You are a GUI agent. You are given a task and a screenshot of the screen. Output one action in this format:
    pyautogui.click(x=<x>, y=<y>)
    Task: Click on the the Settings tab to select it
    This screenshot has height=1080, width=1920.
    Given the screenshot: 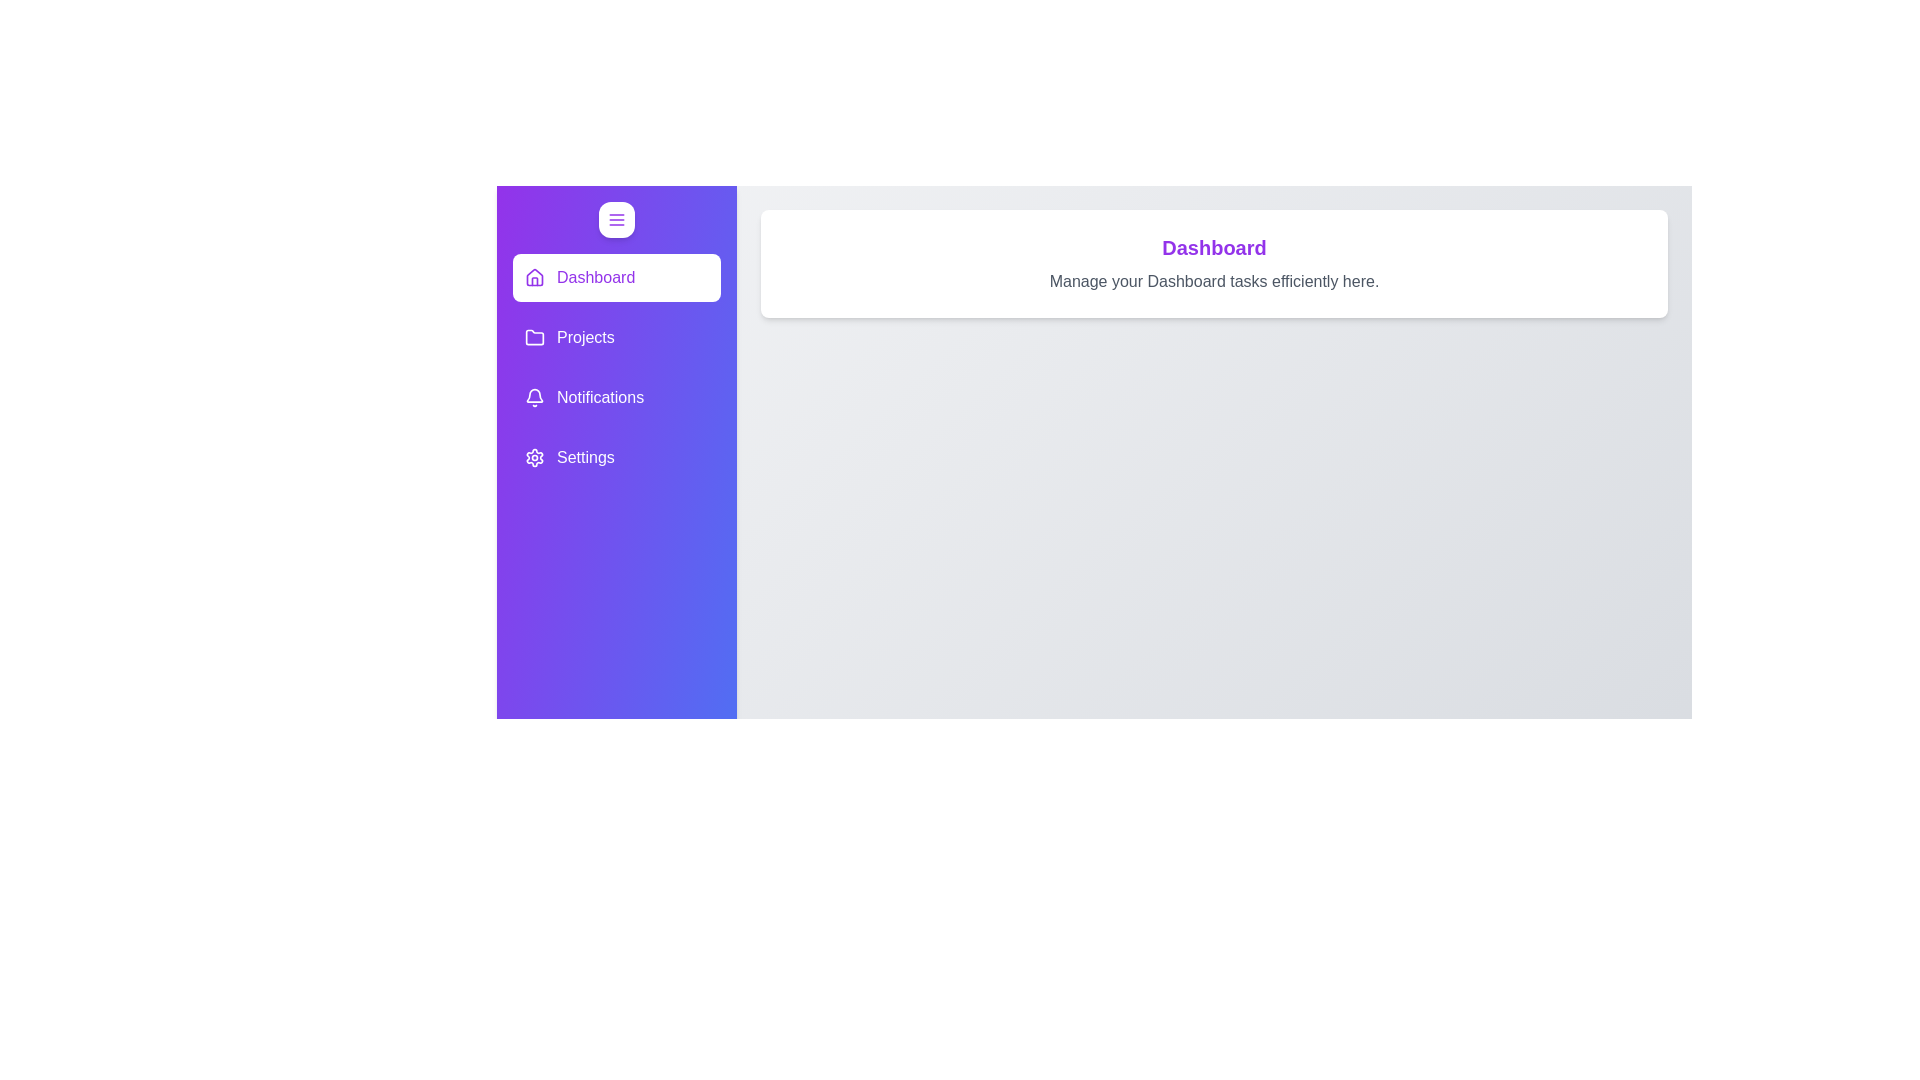 What is the action you would take?
    pyautogui.click(x=616, y=458)
    